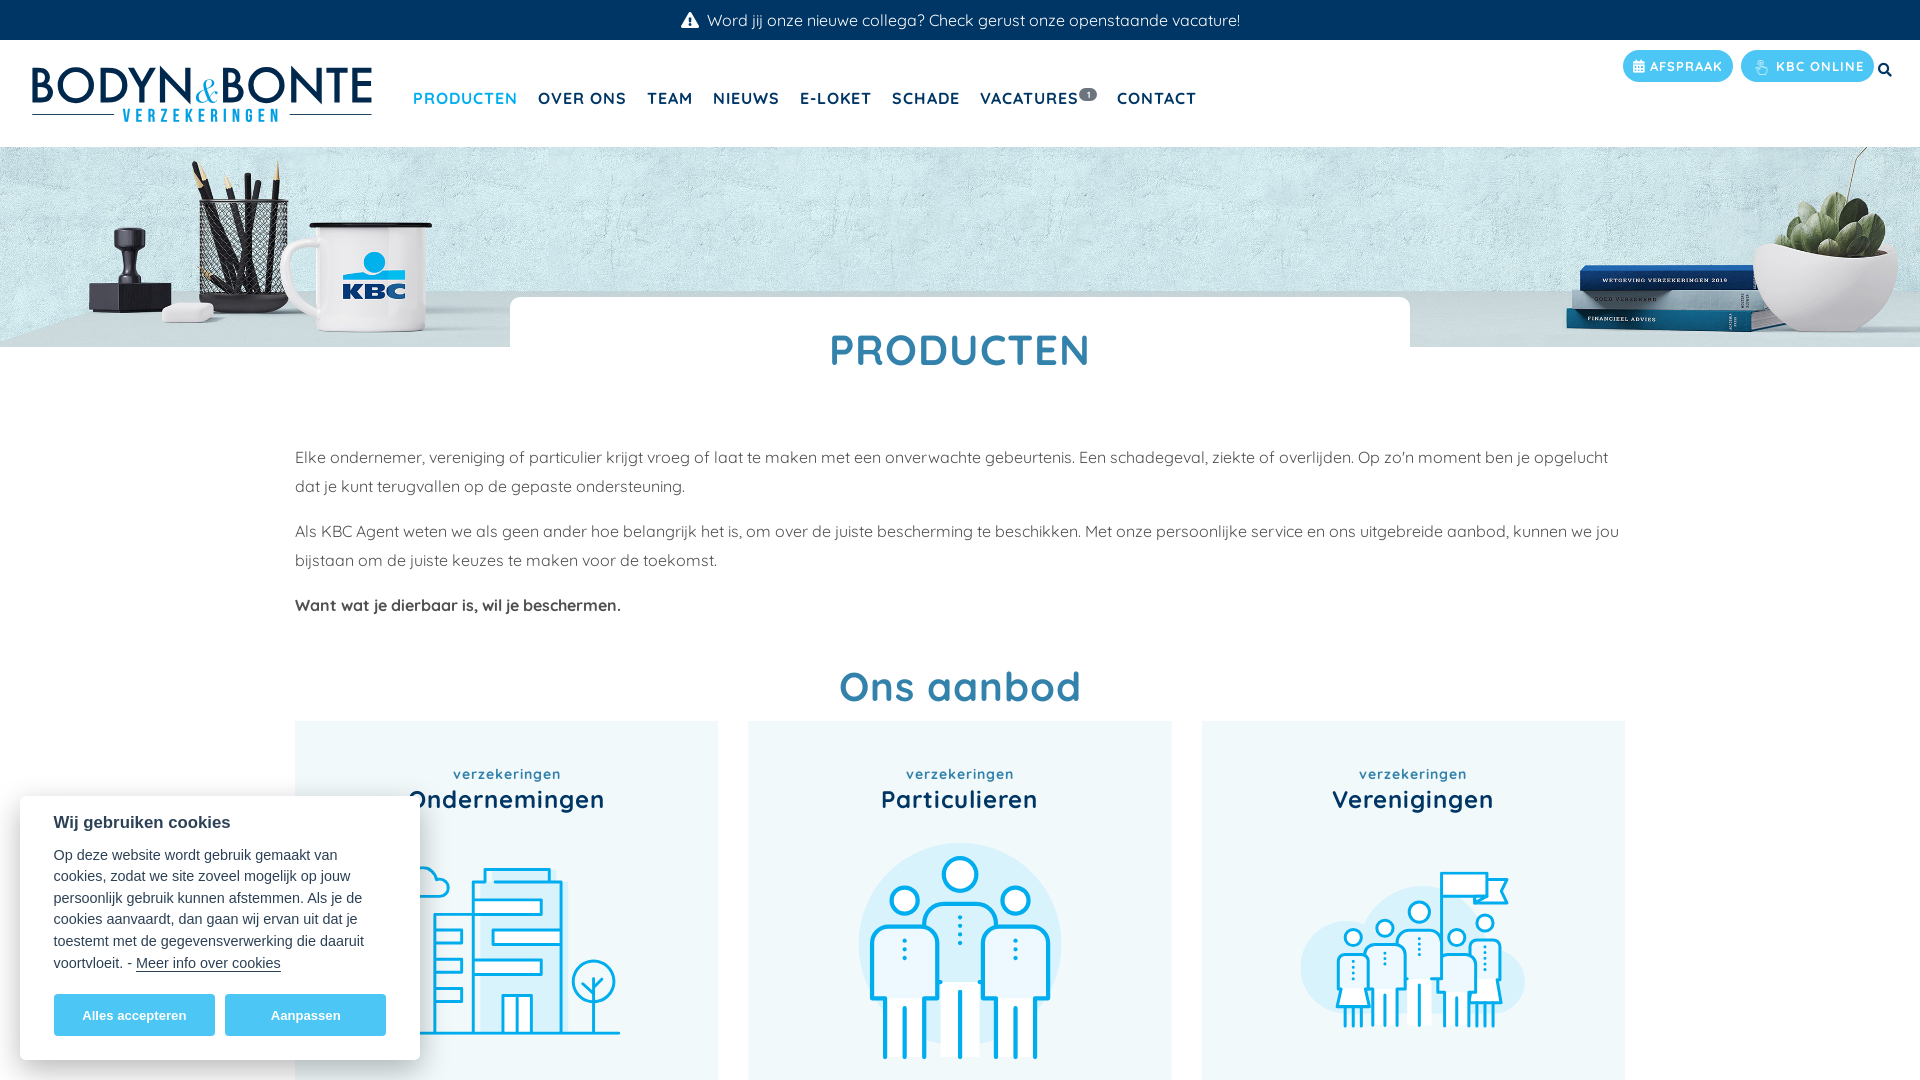 The height and width of the screenshot is (1080, 1920). What do you see at coordinates (835, 97) in the screenshot?
I see `'E-LOKET'` at bounding box center [835, 97].